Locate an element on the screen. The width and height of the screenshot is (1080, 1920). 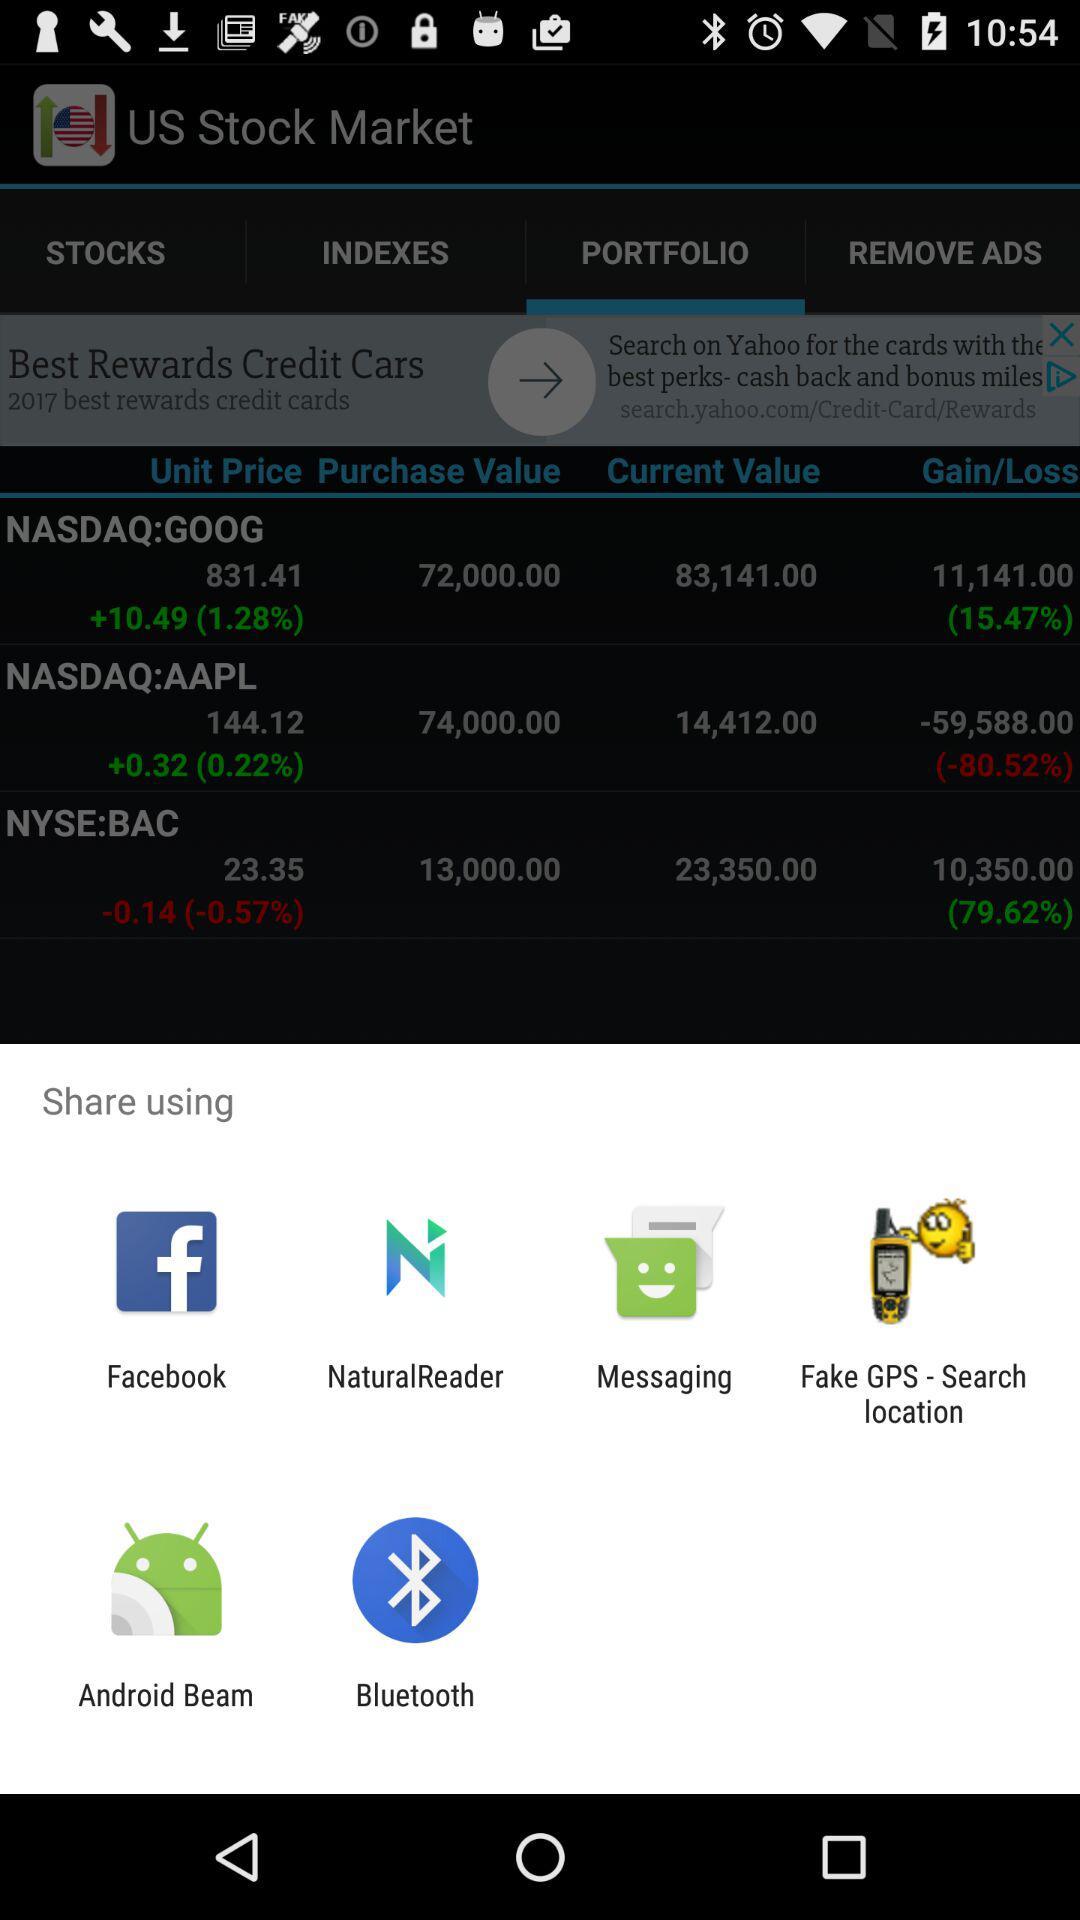
the item next to the naturalreader item is located at coordinates (664, 1392).